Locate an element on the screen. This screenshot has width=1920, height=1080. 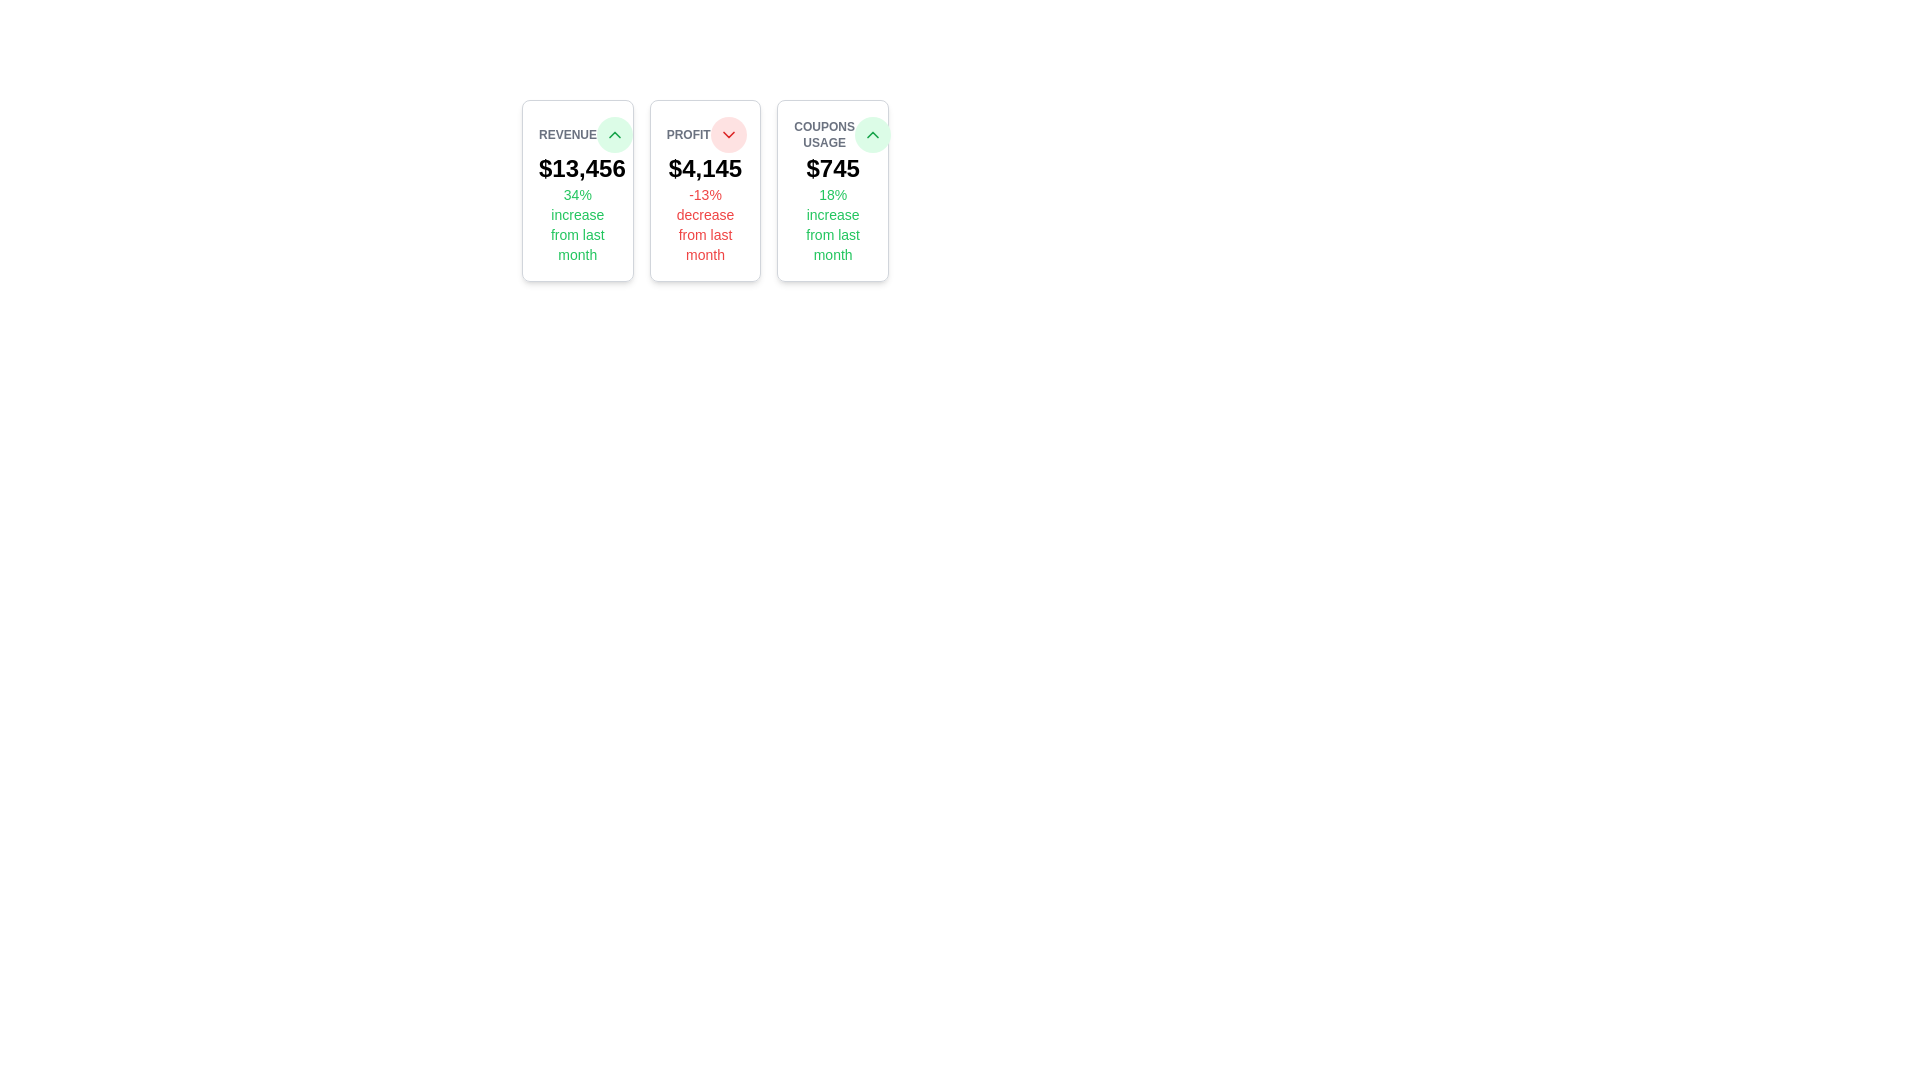
the visual indicator icon for positive trend in the 'Revenue' section, located at the upper right corner relative to the 'Revenue' label is located at coordinates (613, 135).